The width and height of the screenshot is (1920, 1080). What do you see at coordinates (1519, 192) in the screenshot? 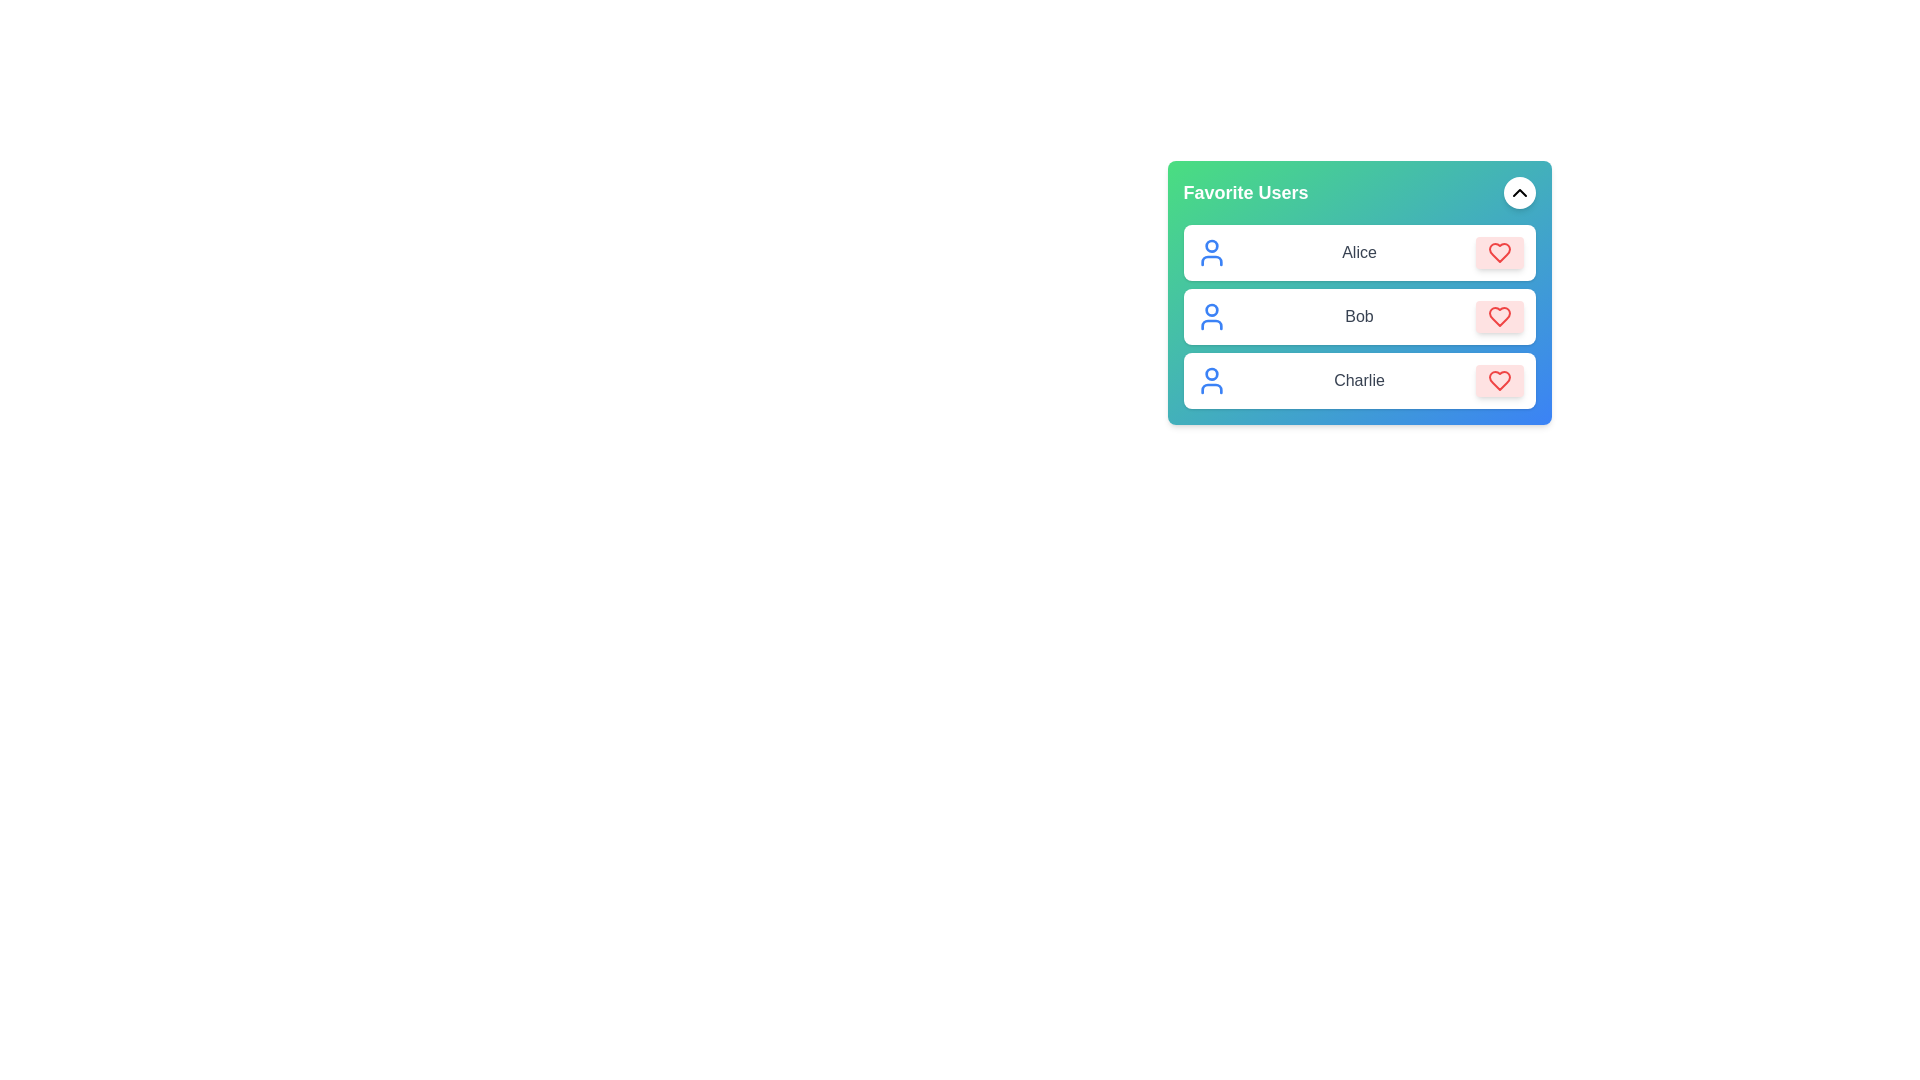
I see `toggle button to change the visibility of the user list` at bounding box center [1519, 192].